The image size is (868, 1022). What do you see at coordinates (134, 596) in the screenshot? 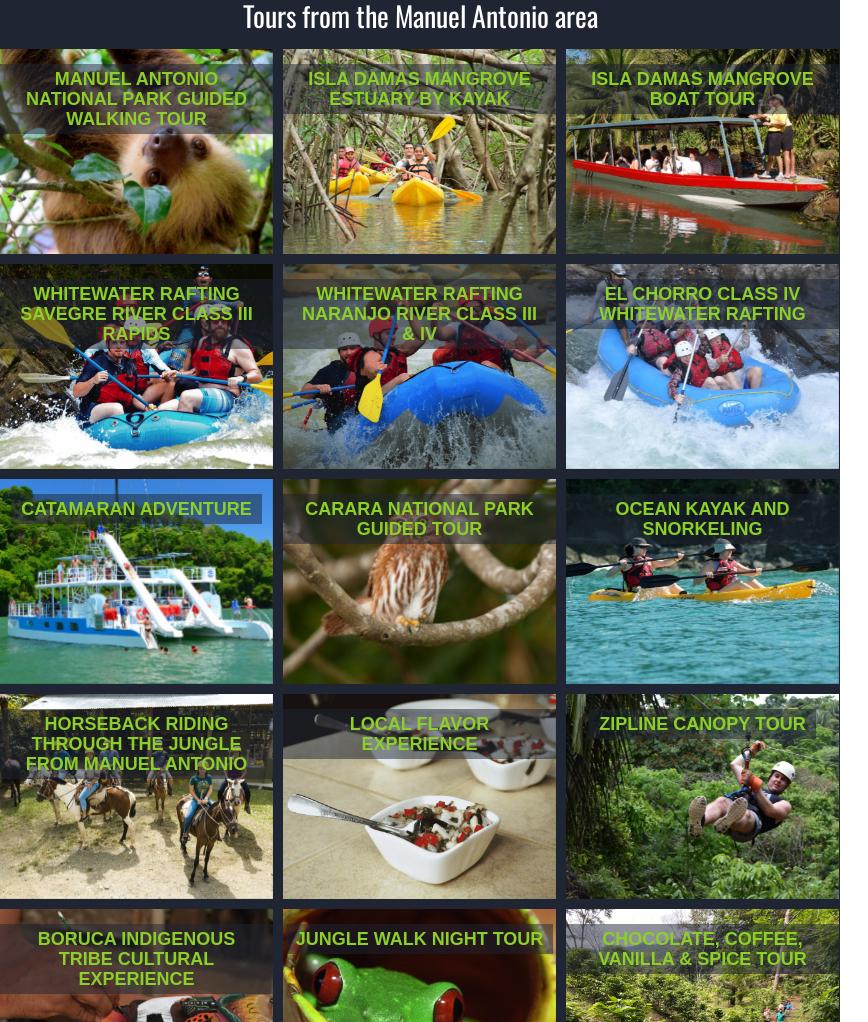
I see `'Set sail and cruise the coastal waters around Manuel Antonio National Park. Snorkel and slide in Biesanz Bay on our Catamaran Adventure.'` at bounding box center [134, 596].